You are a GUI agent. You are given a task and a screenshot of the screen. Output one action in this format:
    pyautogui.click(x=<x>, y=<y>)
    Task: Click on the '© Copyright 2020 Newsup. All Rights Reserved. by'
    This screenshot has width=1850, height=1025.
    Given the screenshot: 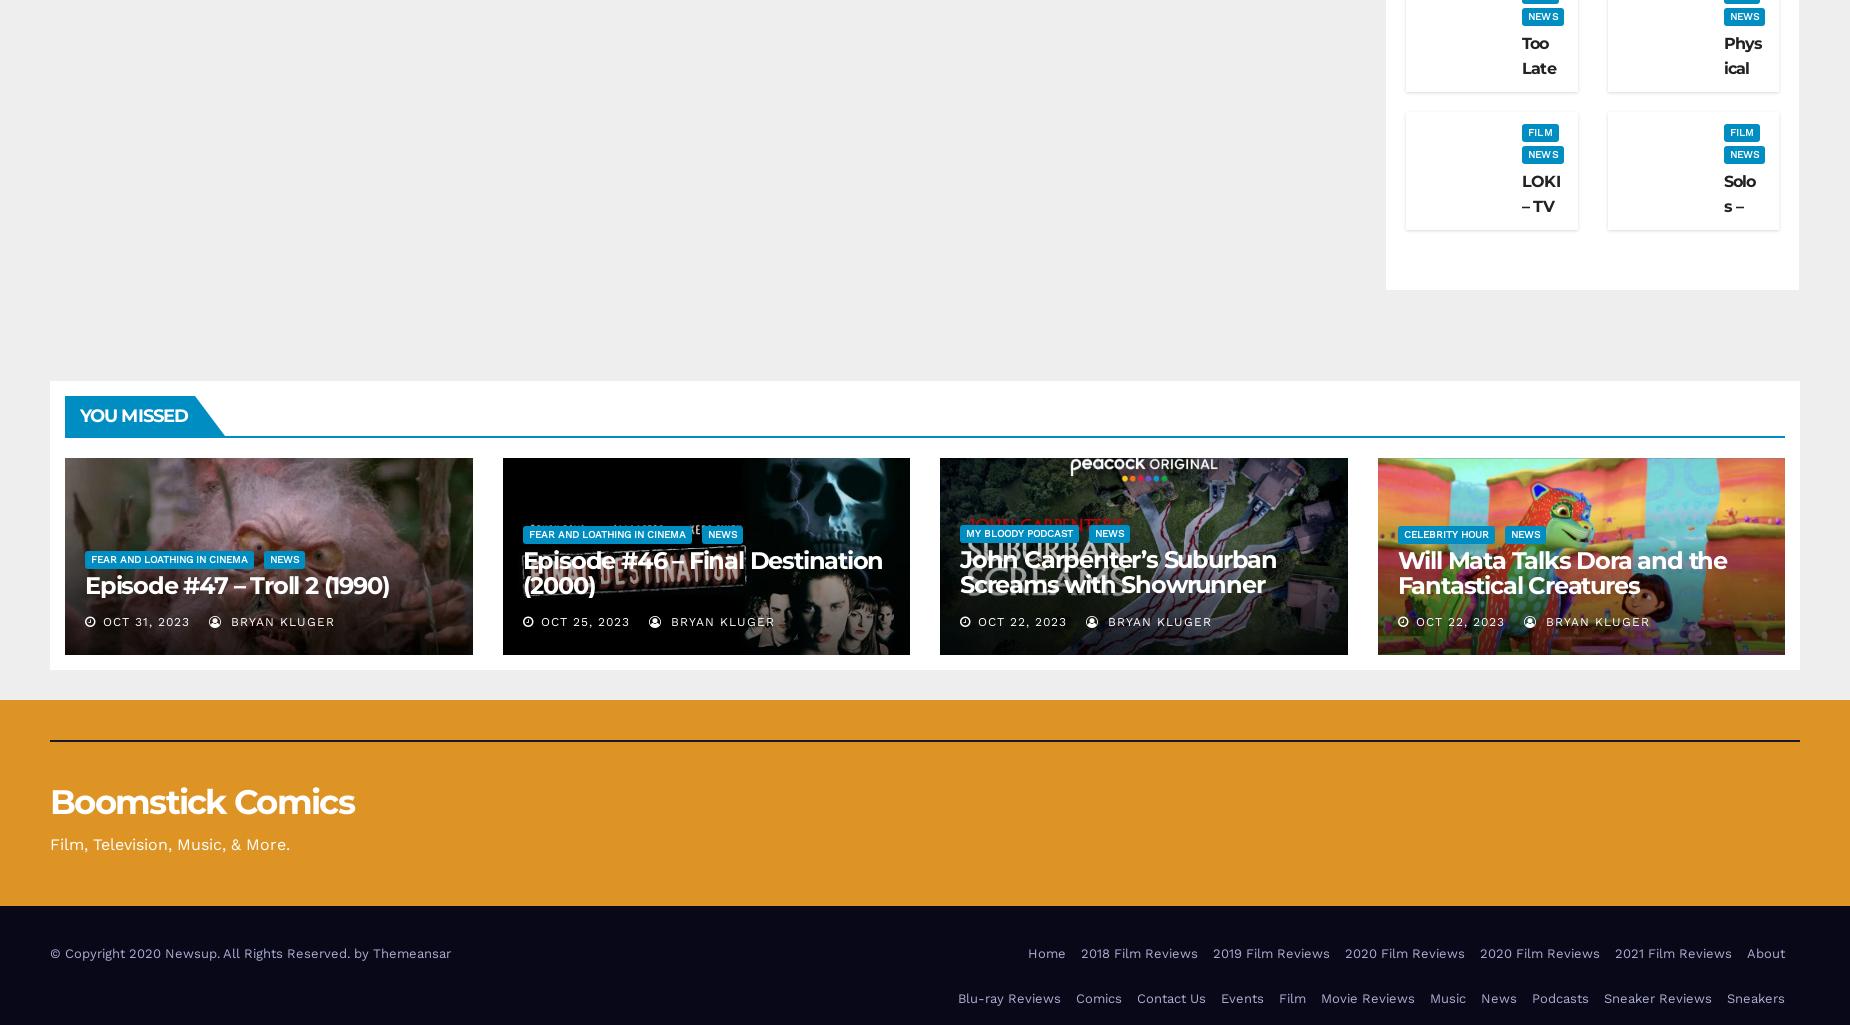 What is the action you would take?
    pyautogui.click(x=48, y=953)
    